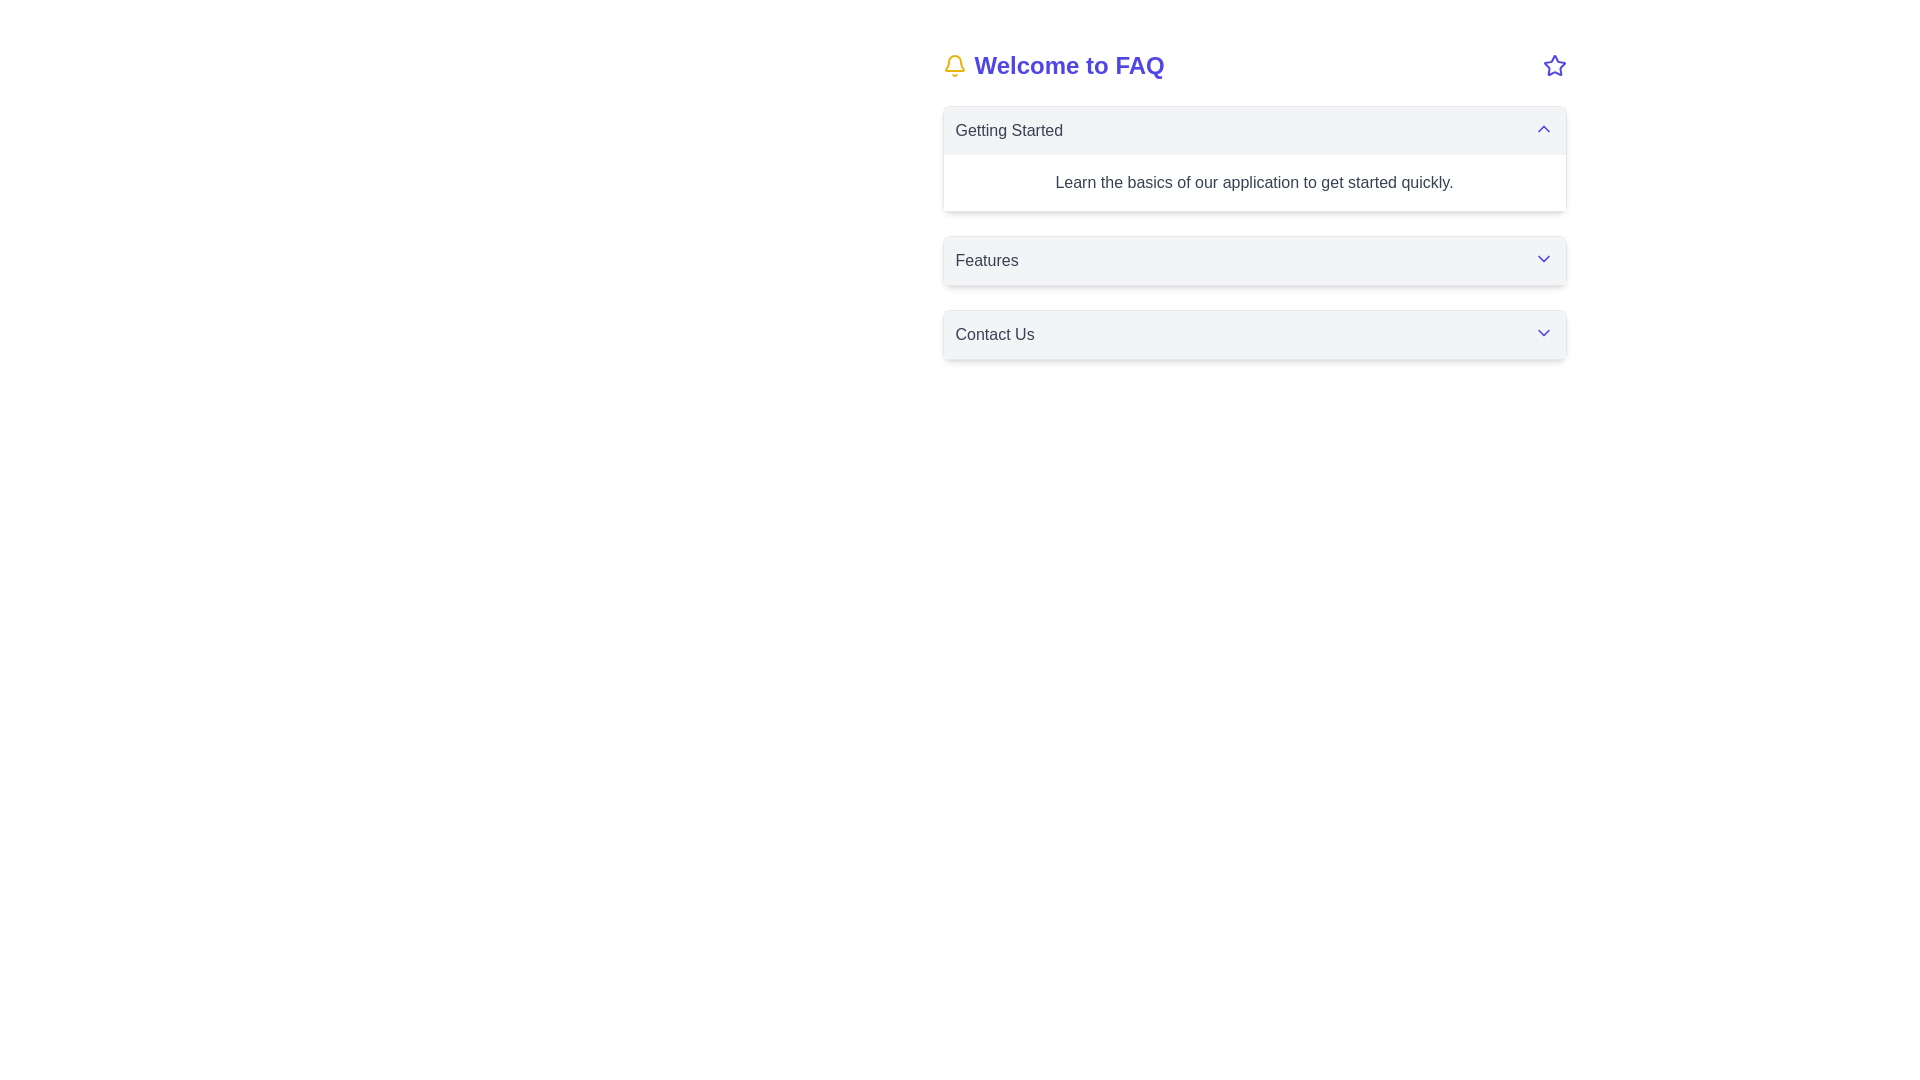 This screenshot has width=1920, height=1080. I want to click on the 'Getting Started' text label, which is styled in gray and located in the header of the FAQ section, so click(1009, 131).